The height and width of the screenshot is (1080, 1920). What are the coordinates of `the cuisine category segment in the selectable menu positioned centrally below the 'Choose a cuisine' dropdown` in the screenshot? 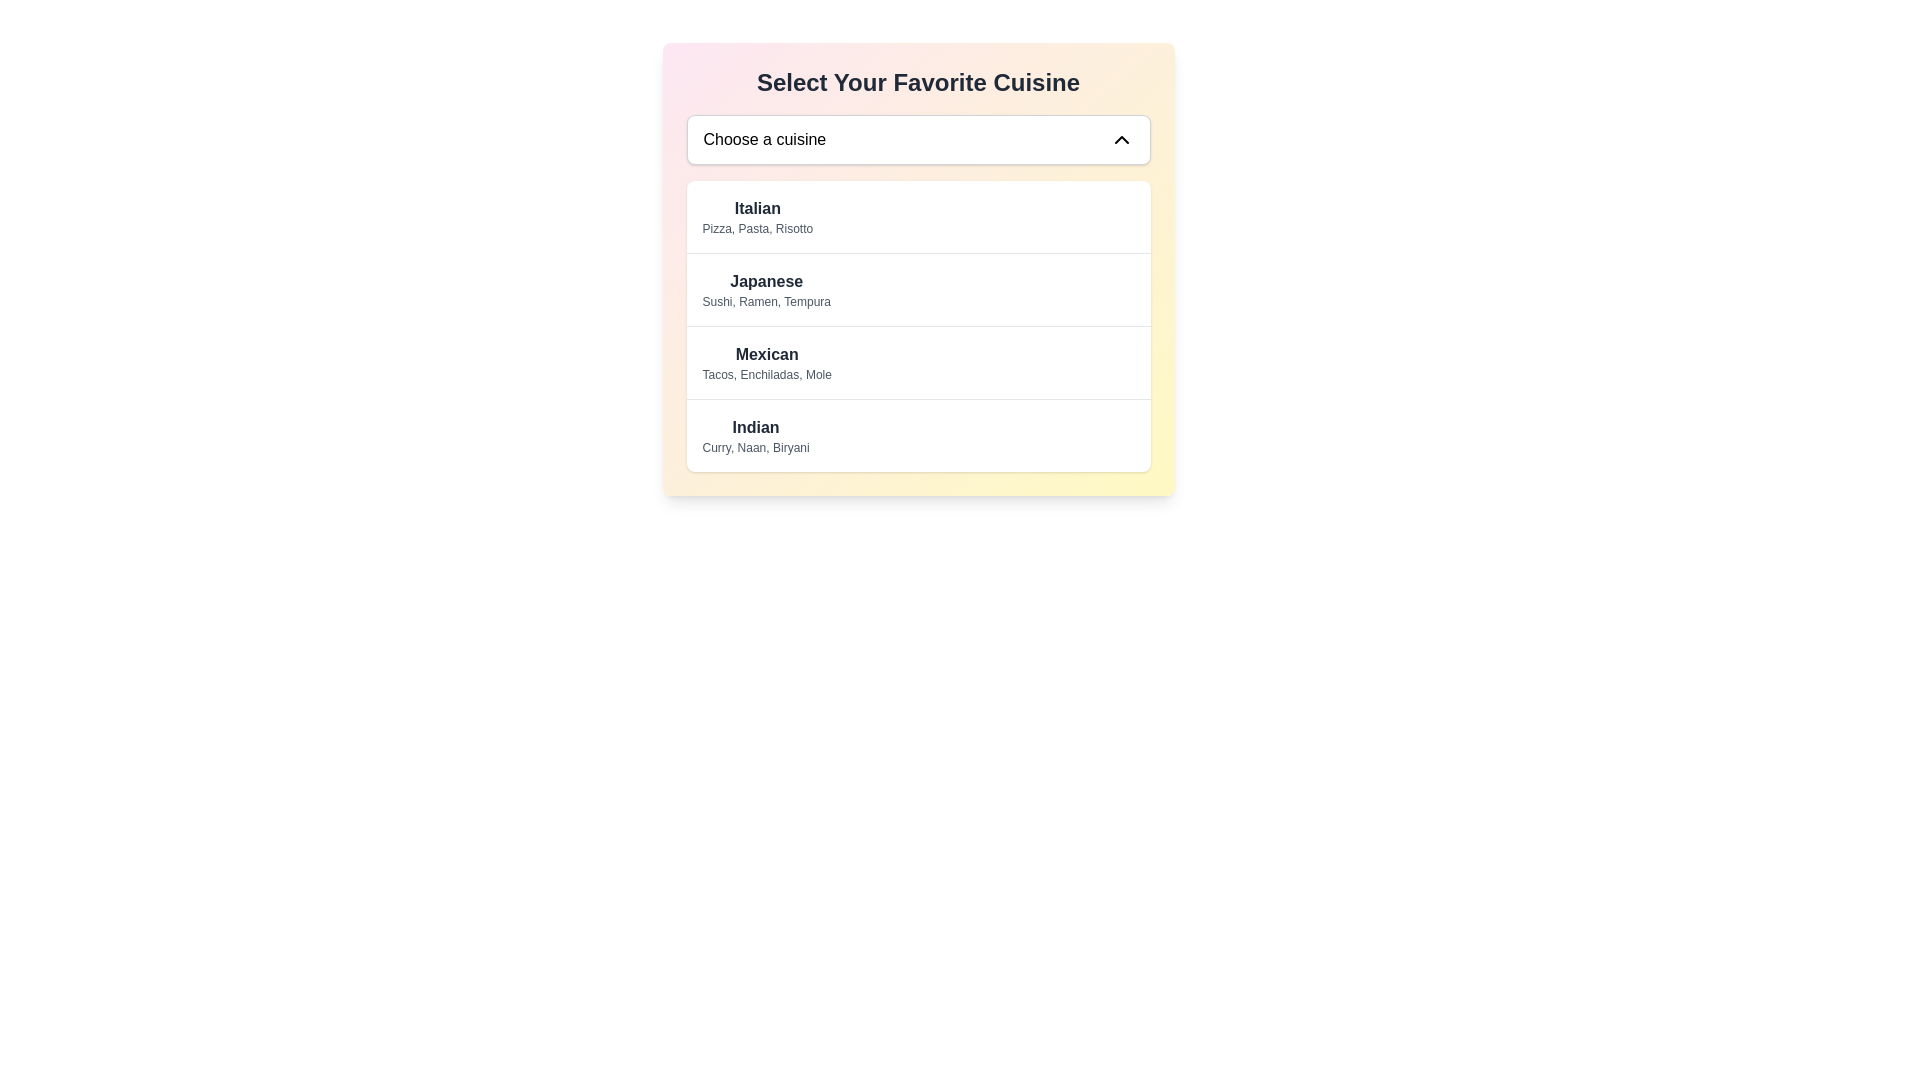 It's located at (917, 325).